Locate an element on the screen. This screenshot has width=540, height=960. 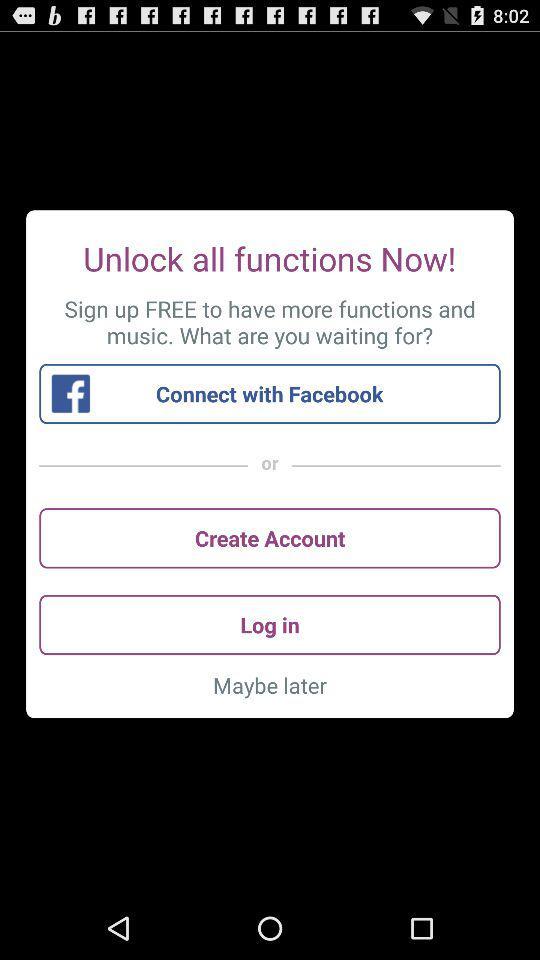
the maybe later item is located at coordinates (270, 685).